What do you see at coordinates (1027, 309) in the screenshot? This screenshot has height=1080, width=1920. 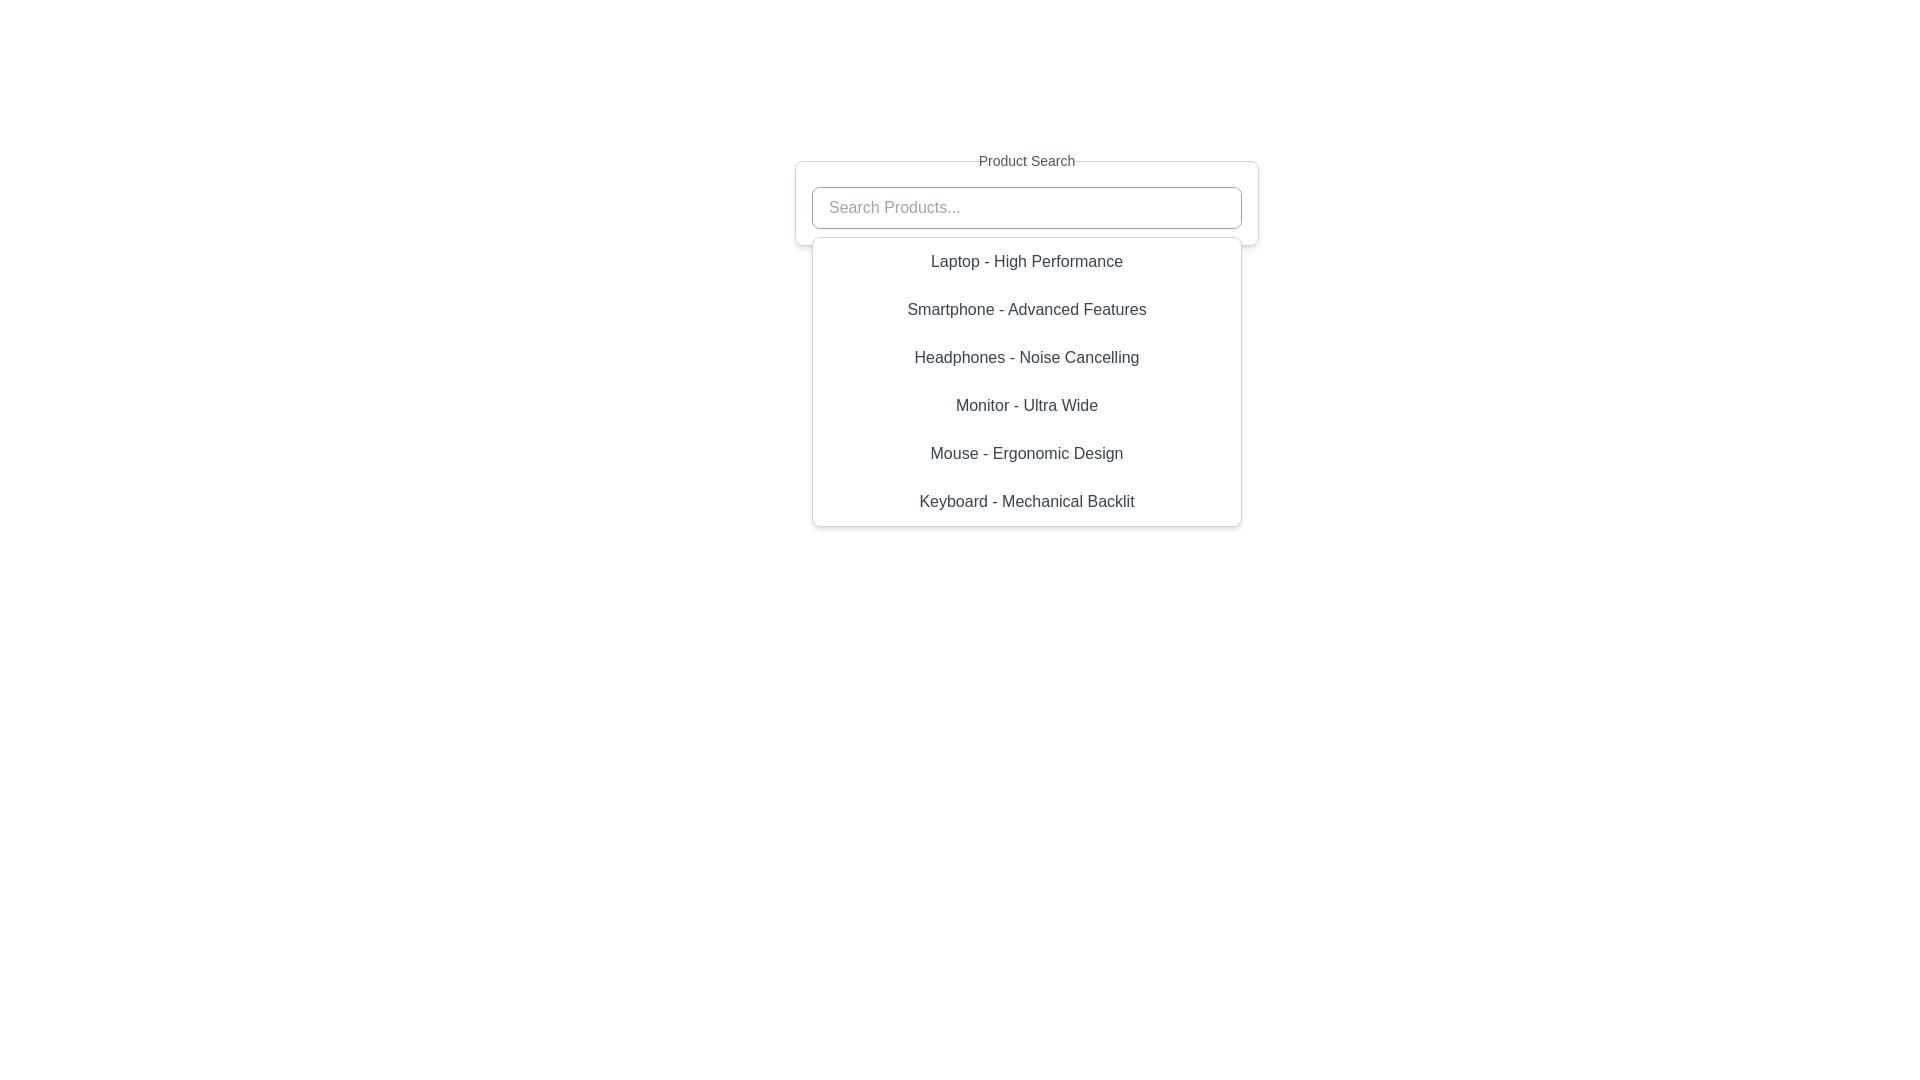 I see `the 'Smartphone - Advanced Features' text label in the dropdown menu, which is the second item in the list of options` at bounding box center [1027, 309].